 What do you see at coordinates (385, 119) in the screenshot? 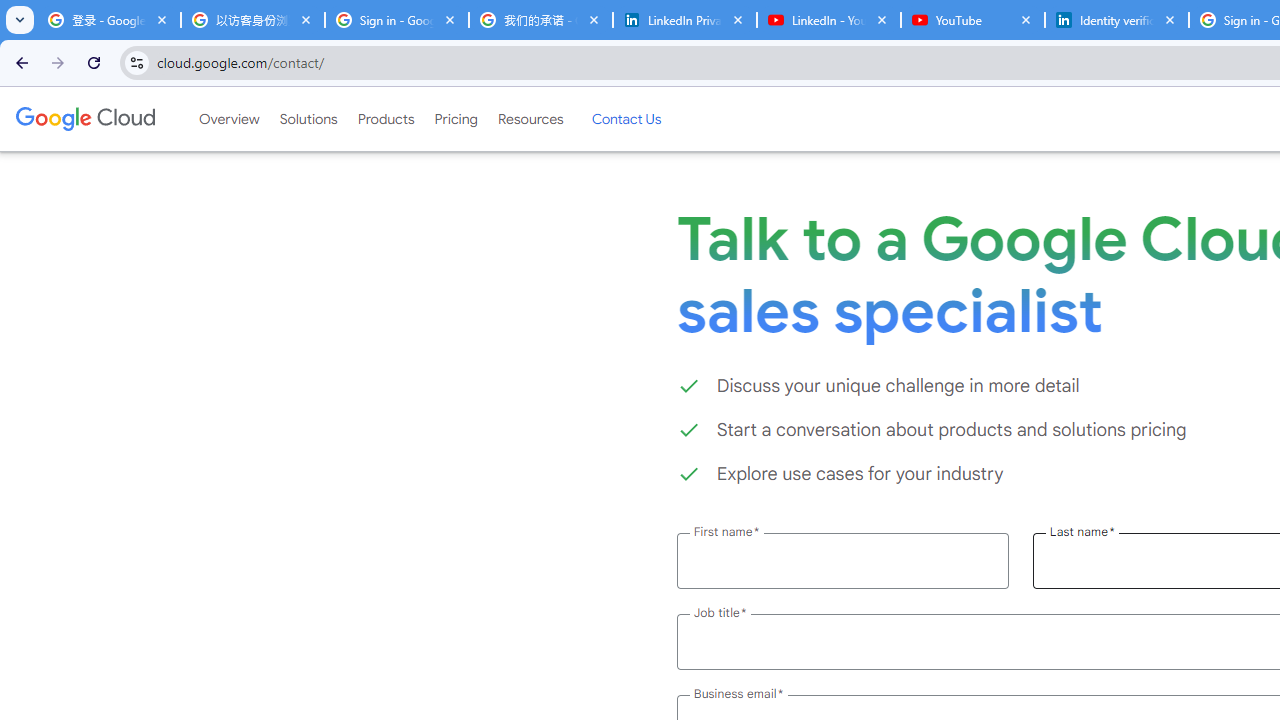
I see `'Products'` at bounding box center [385, 119].